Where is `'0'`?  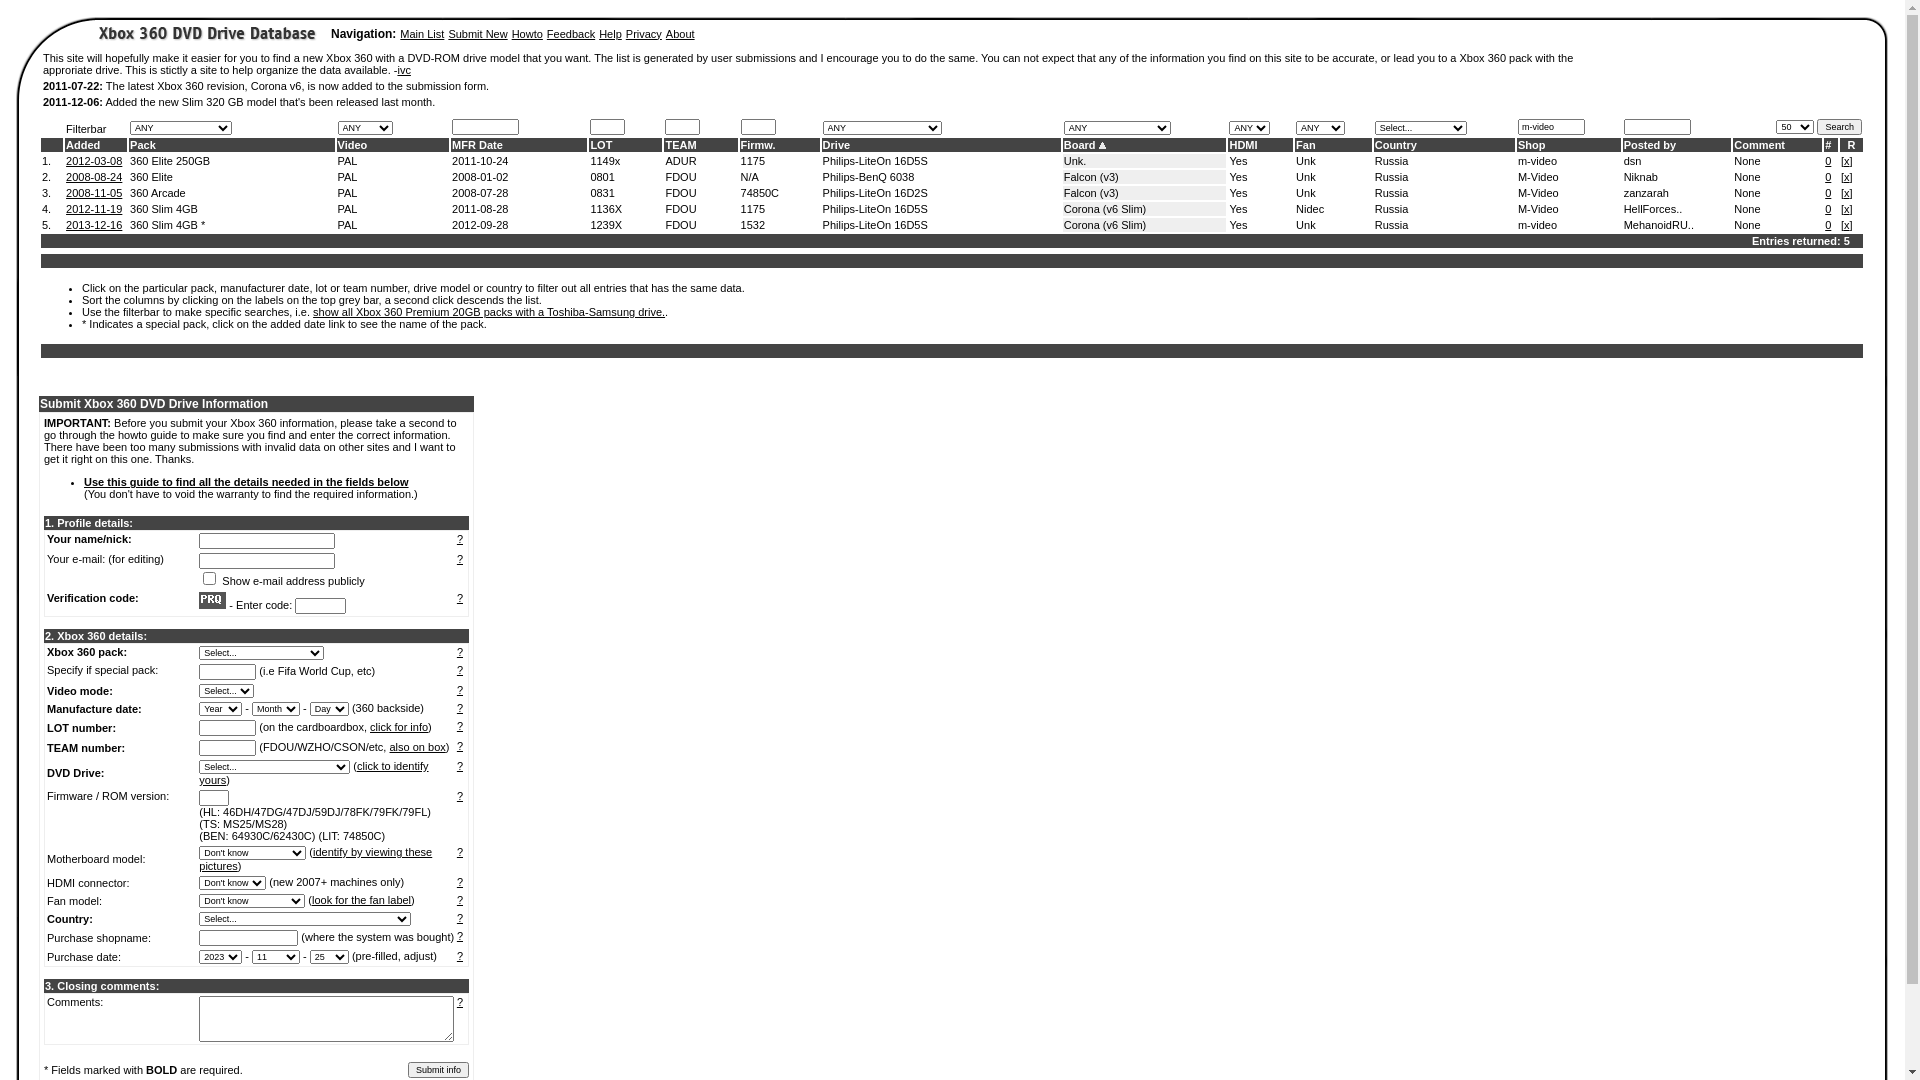
'0' is located at coordinates (1828, 192).